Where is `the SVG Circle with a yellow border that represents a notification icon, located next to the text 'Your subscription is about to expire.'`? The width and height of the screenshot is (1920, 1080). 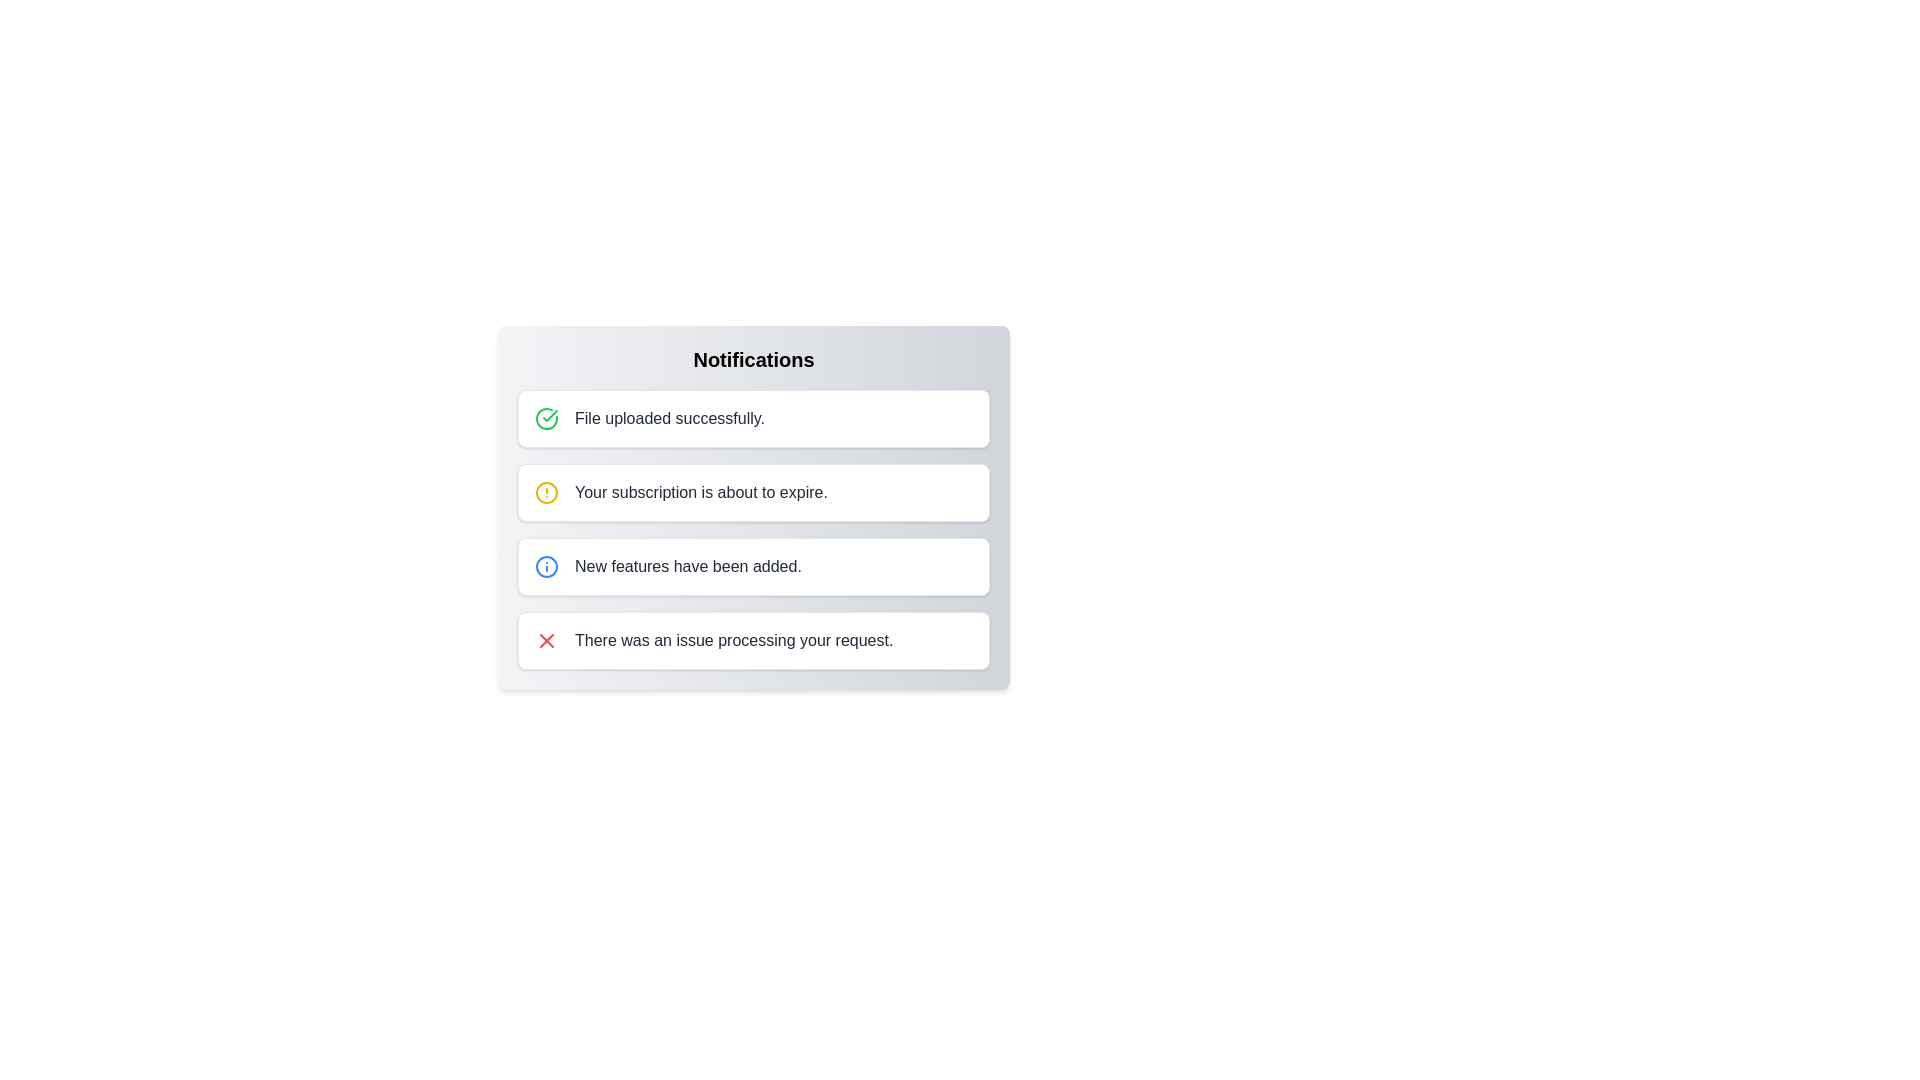
the SVG Circle with a yellow border that represents a notification icon, located next to the text 'Your subscription is about to expire.' is located at coordinates (547, 493).